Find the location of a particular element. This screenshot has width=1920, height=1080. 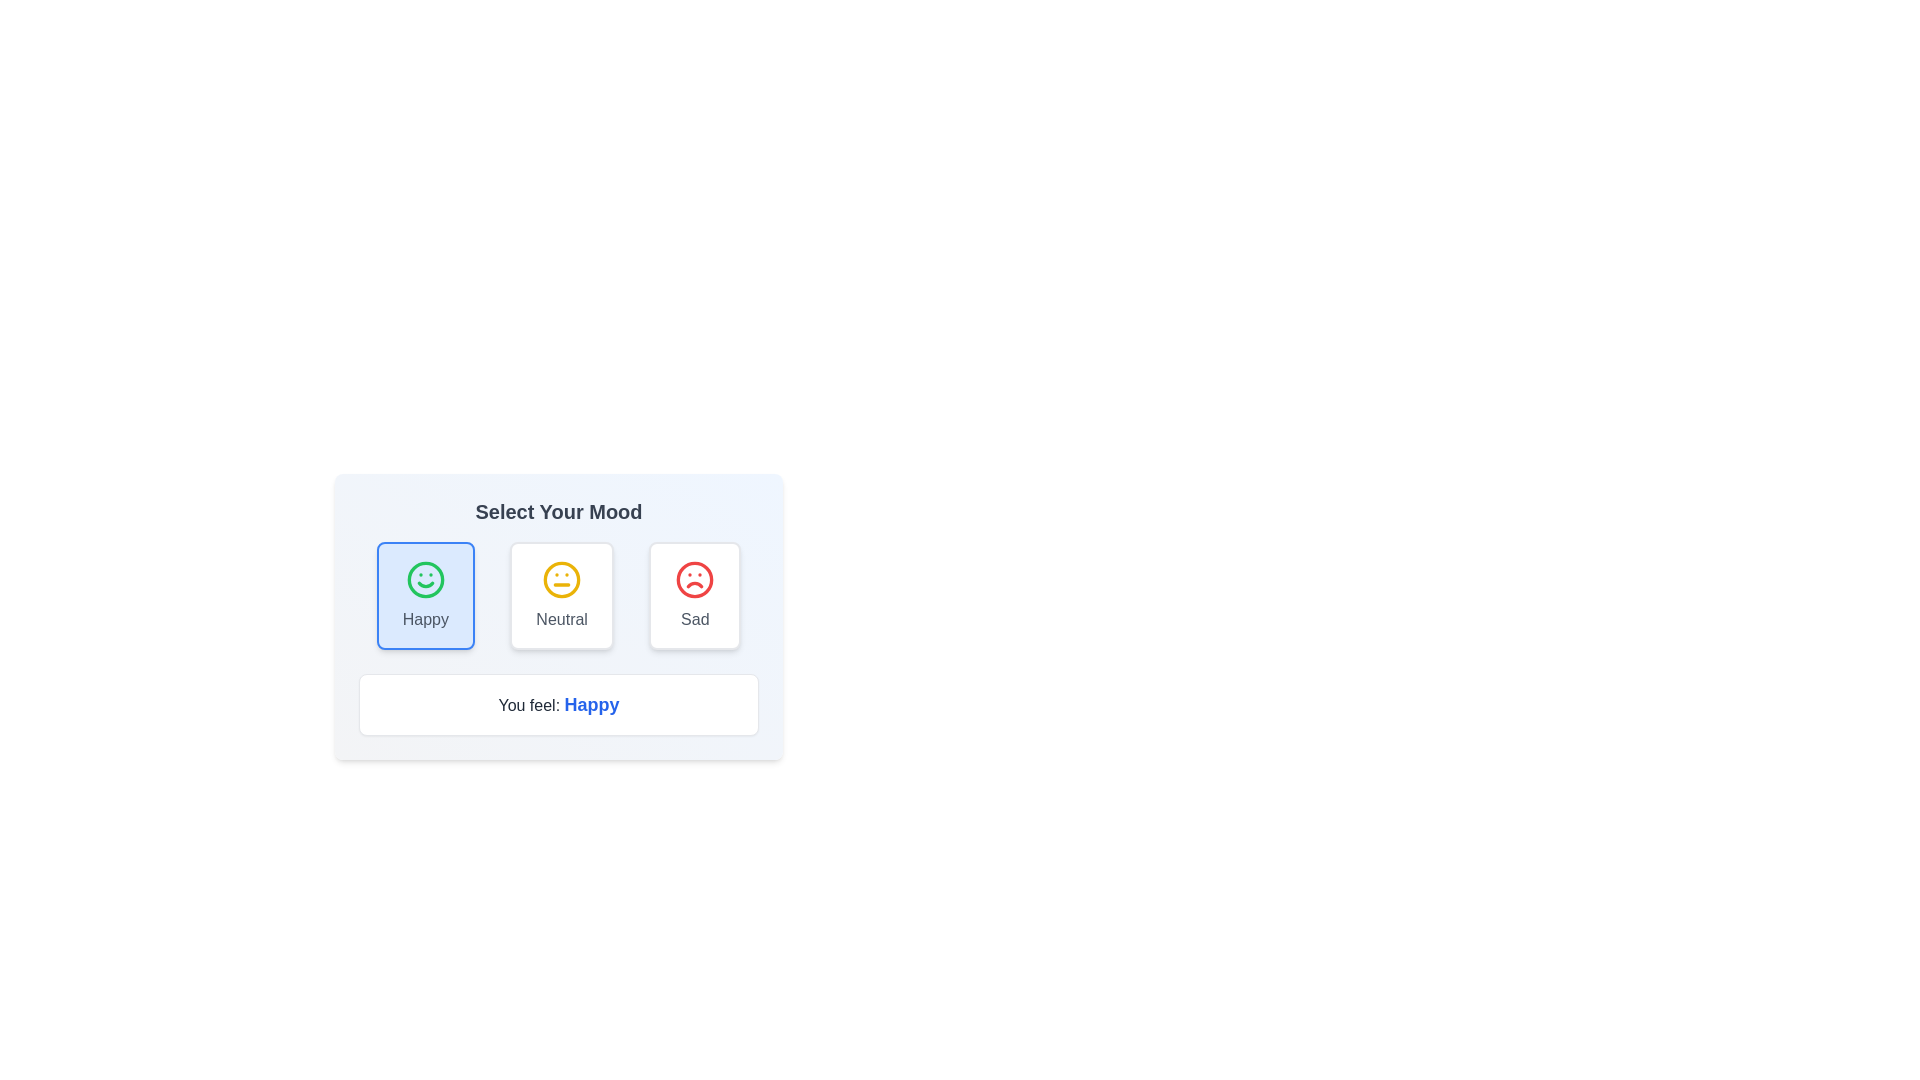

the 'Sad' mood selection button, which is a box-shaped component with a rounded border and a red frowning face icon above the label 'Sad' is located at coordinates (695, 595).